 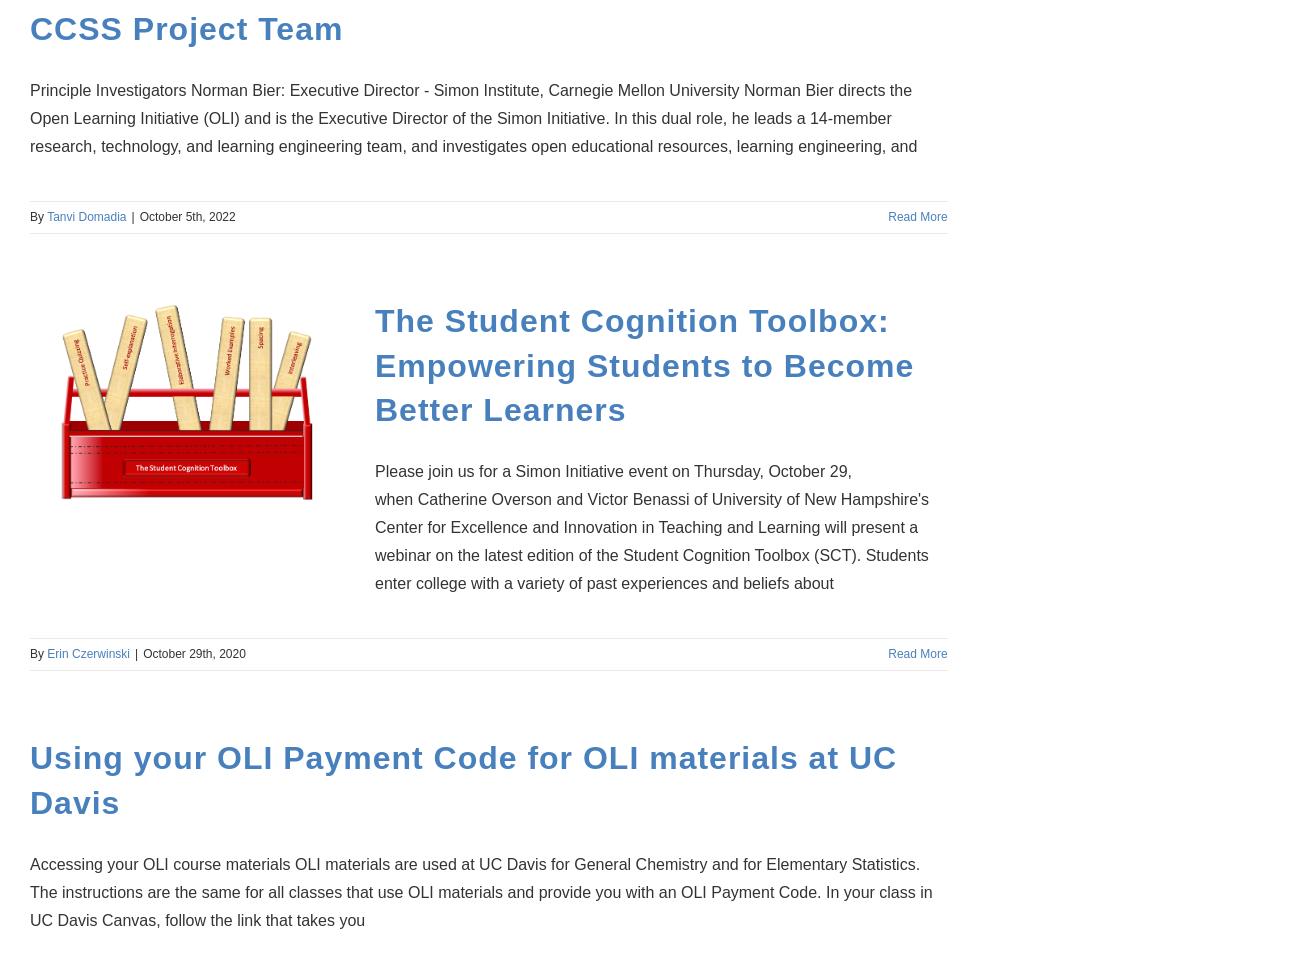 I want to click on 'Accessing your OLI course materials  OLI materials are used at UC Davis for General Chemistry and for Elementary Statistics. The instructions are the same for all classes that use OLI materials and provide you with an OLI Payment Code. In your class in UC Davis Canvas, follow the link that takes you', so click(x=480, y=891).